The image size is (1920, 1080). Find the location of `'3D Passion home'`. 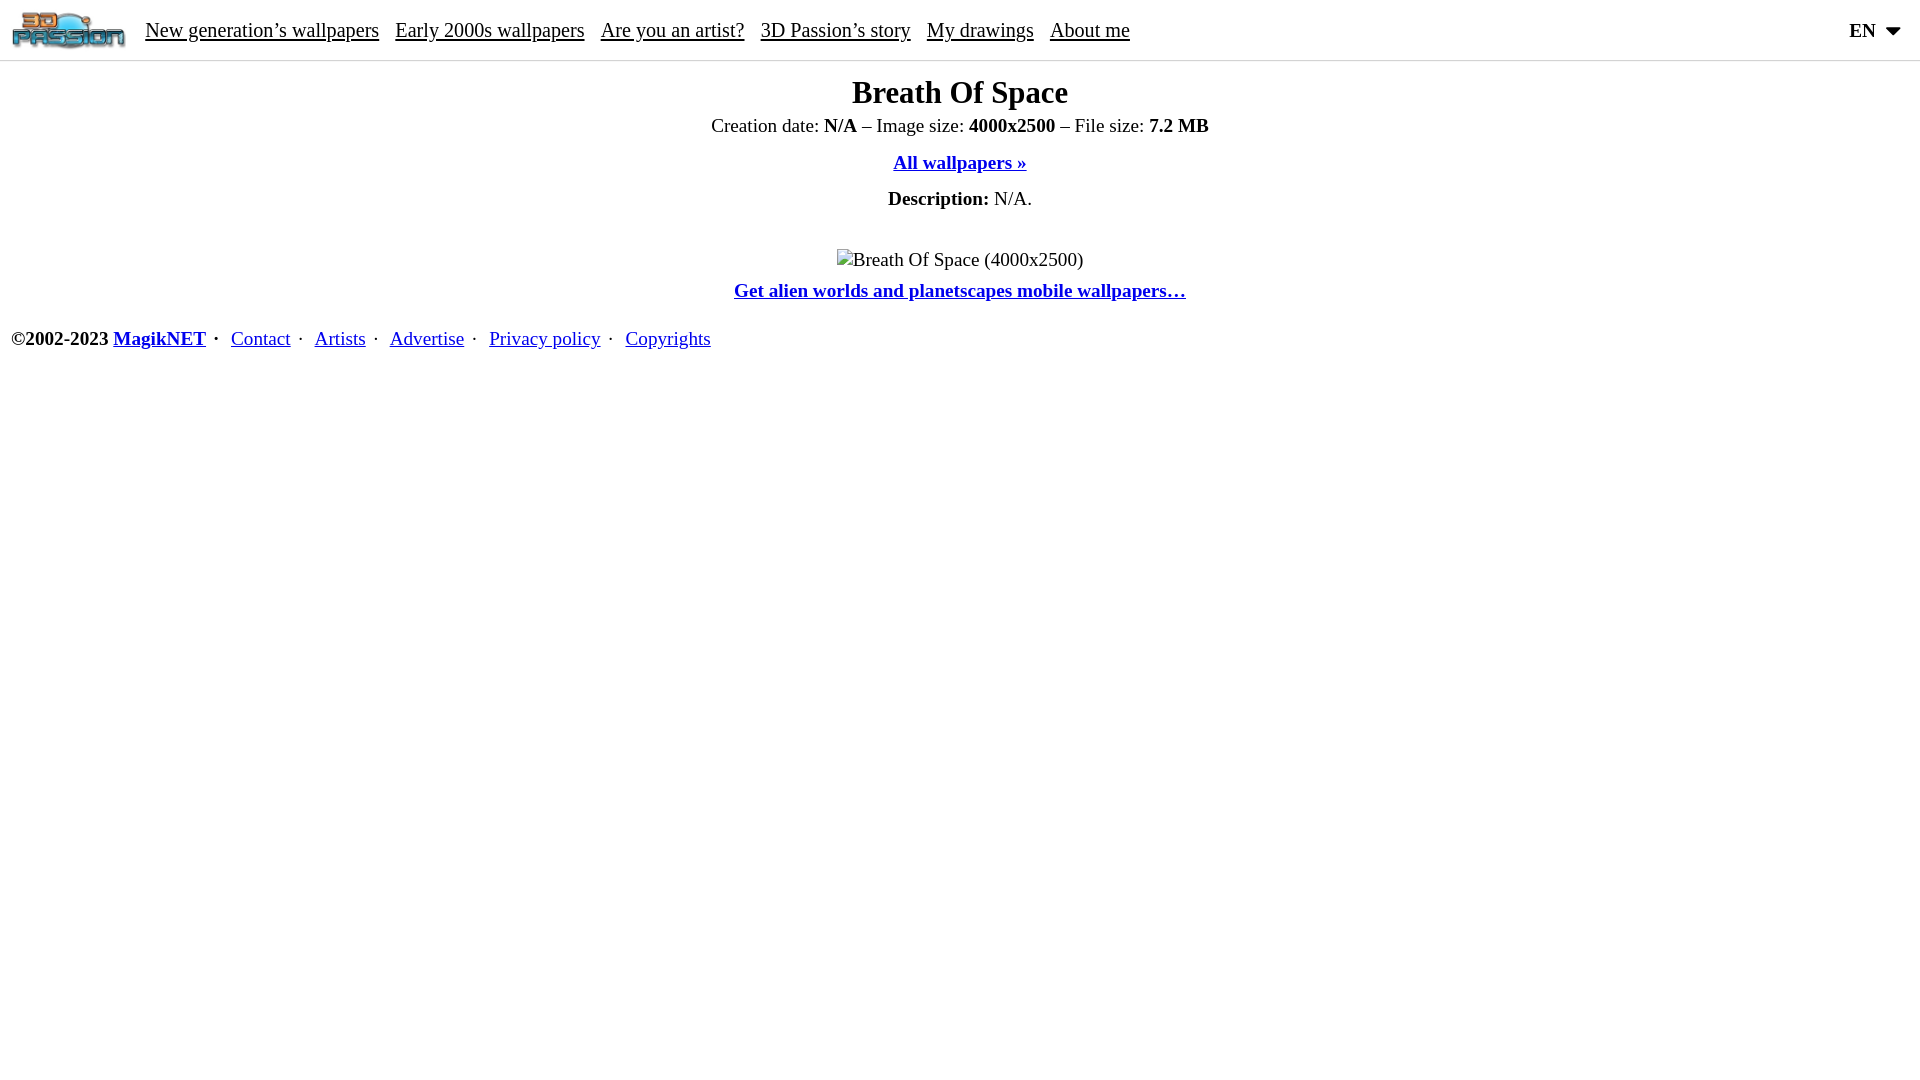

'3D Passion home' is located at coordinates (0, 30).